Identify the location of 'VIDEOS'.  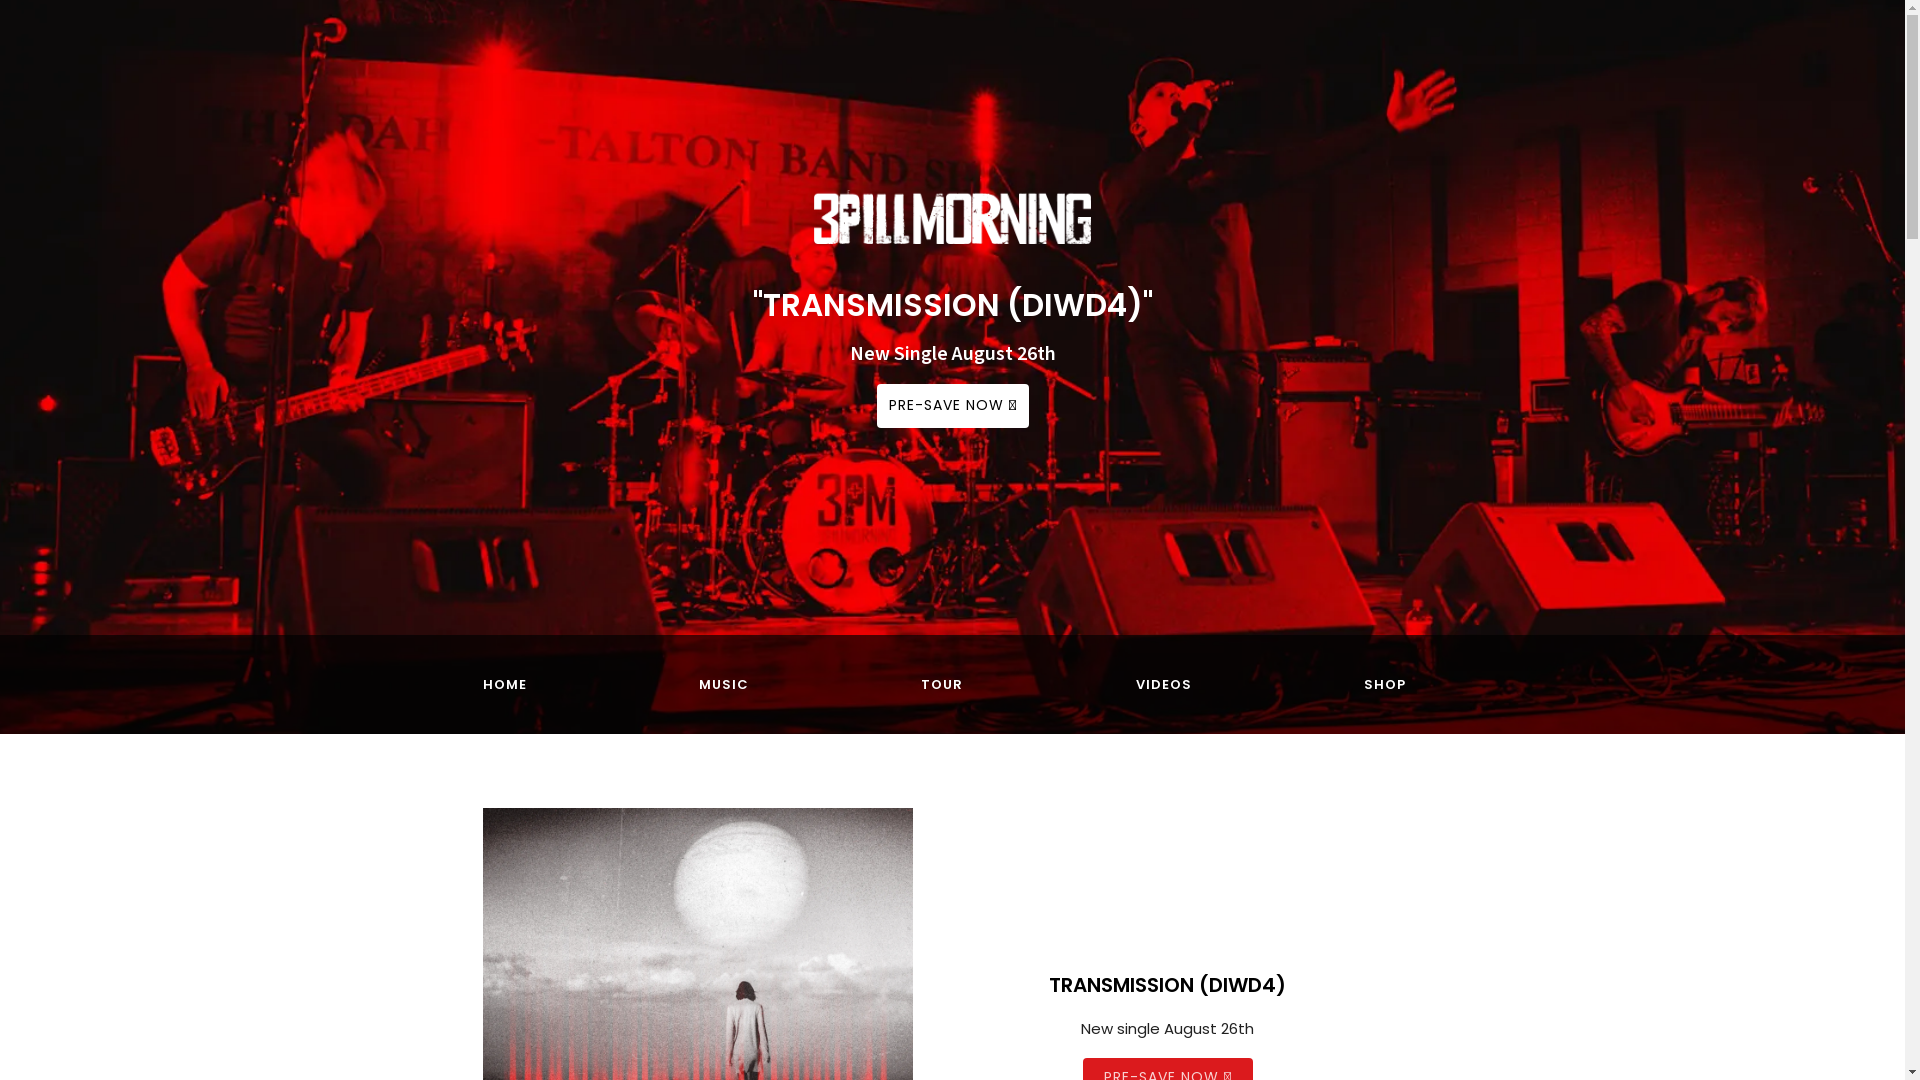
(1163, 684).